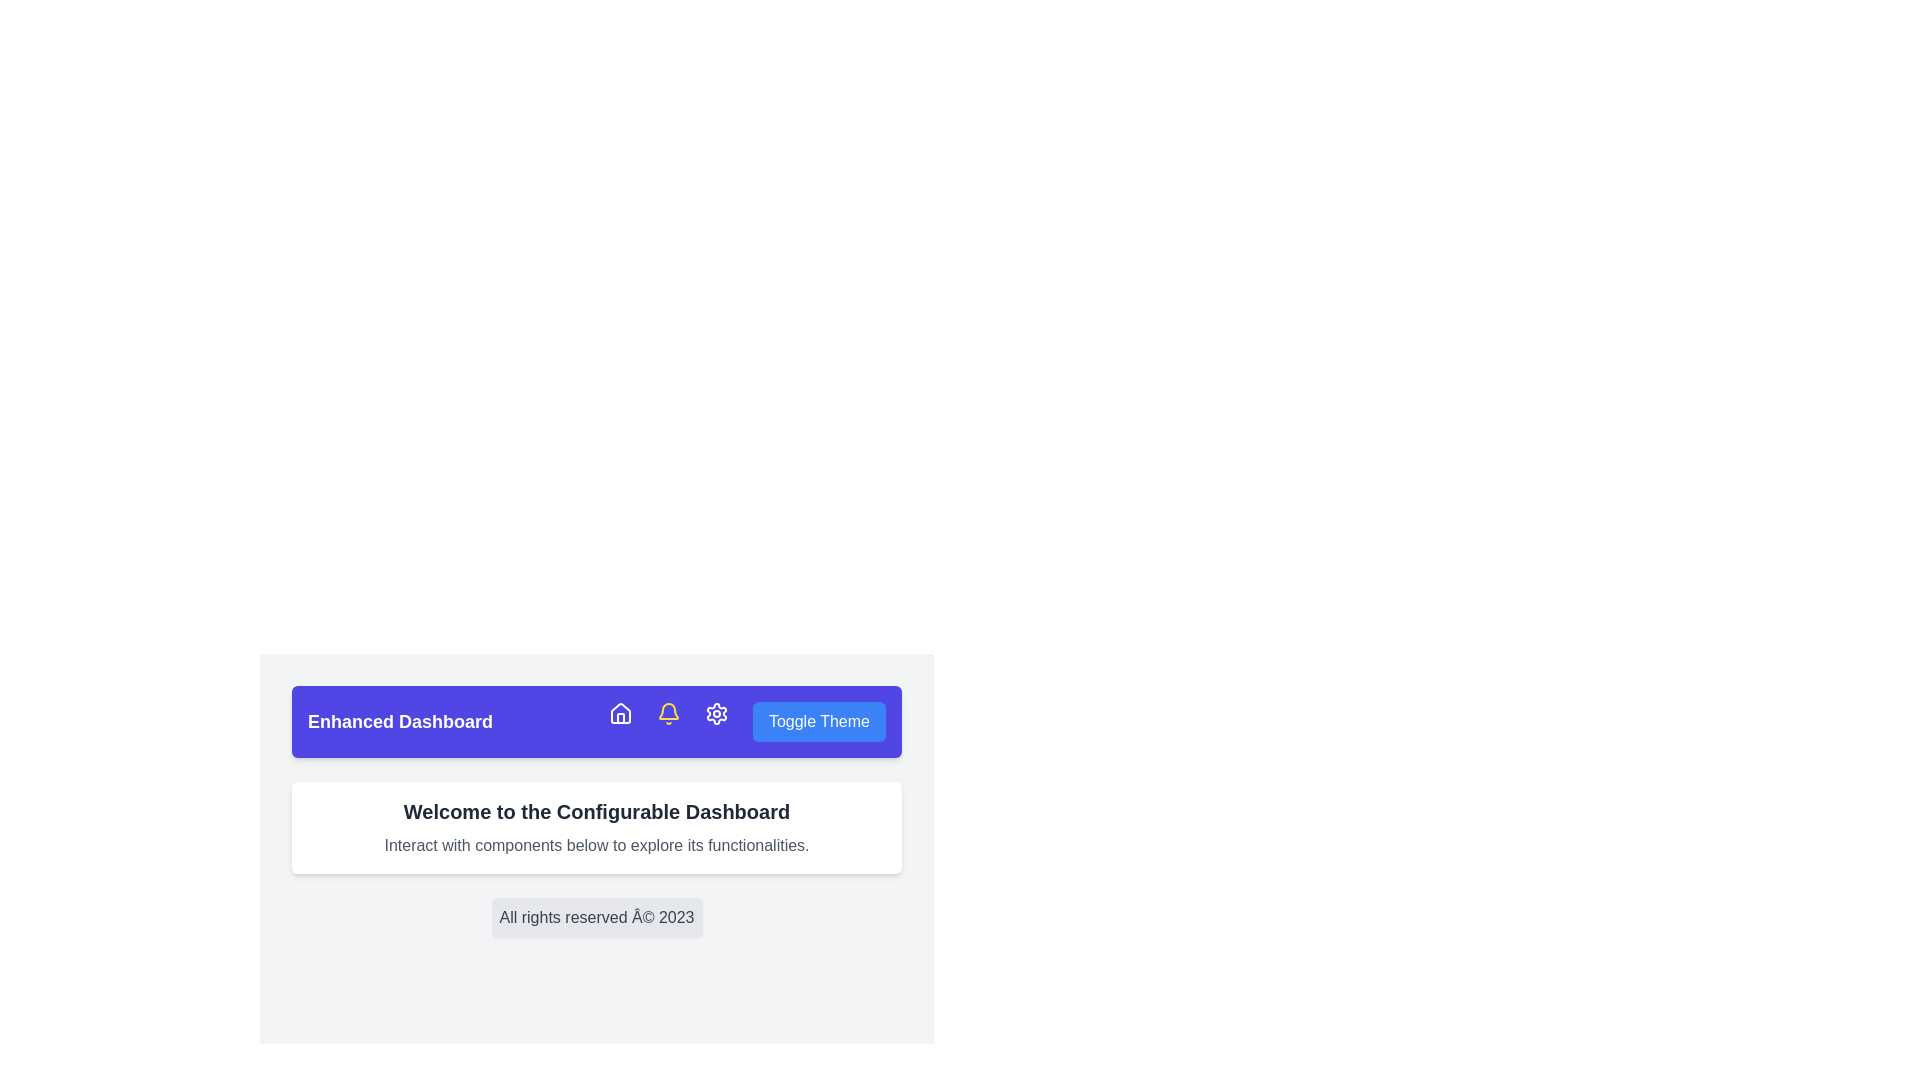 This screenshot has width=1920, height=1080. I want to click on the theme toggle button located in the top-right corner of the horizontal navigation bar, so click(819, 721).